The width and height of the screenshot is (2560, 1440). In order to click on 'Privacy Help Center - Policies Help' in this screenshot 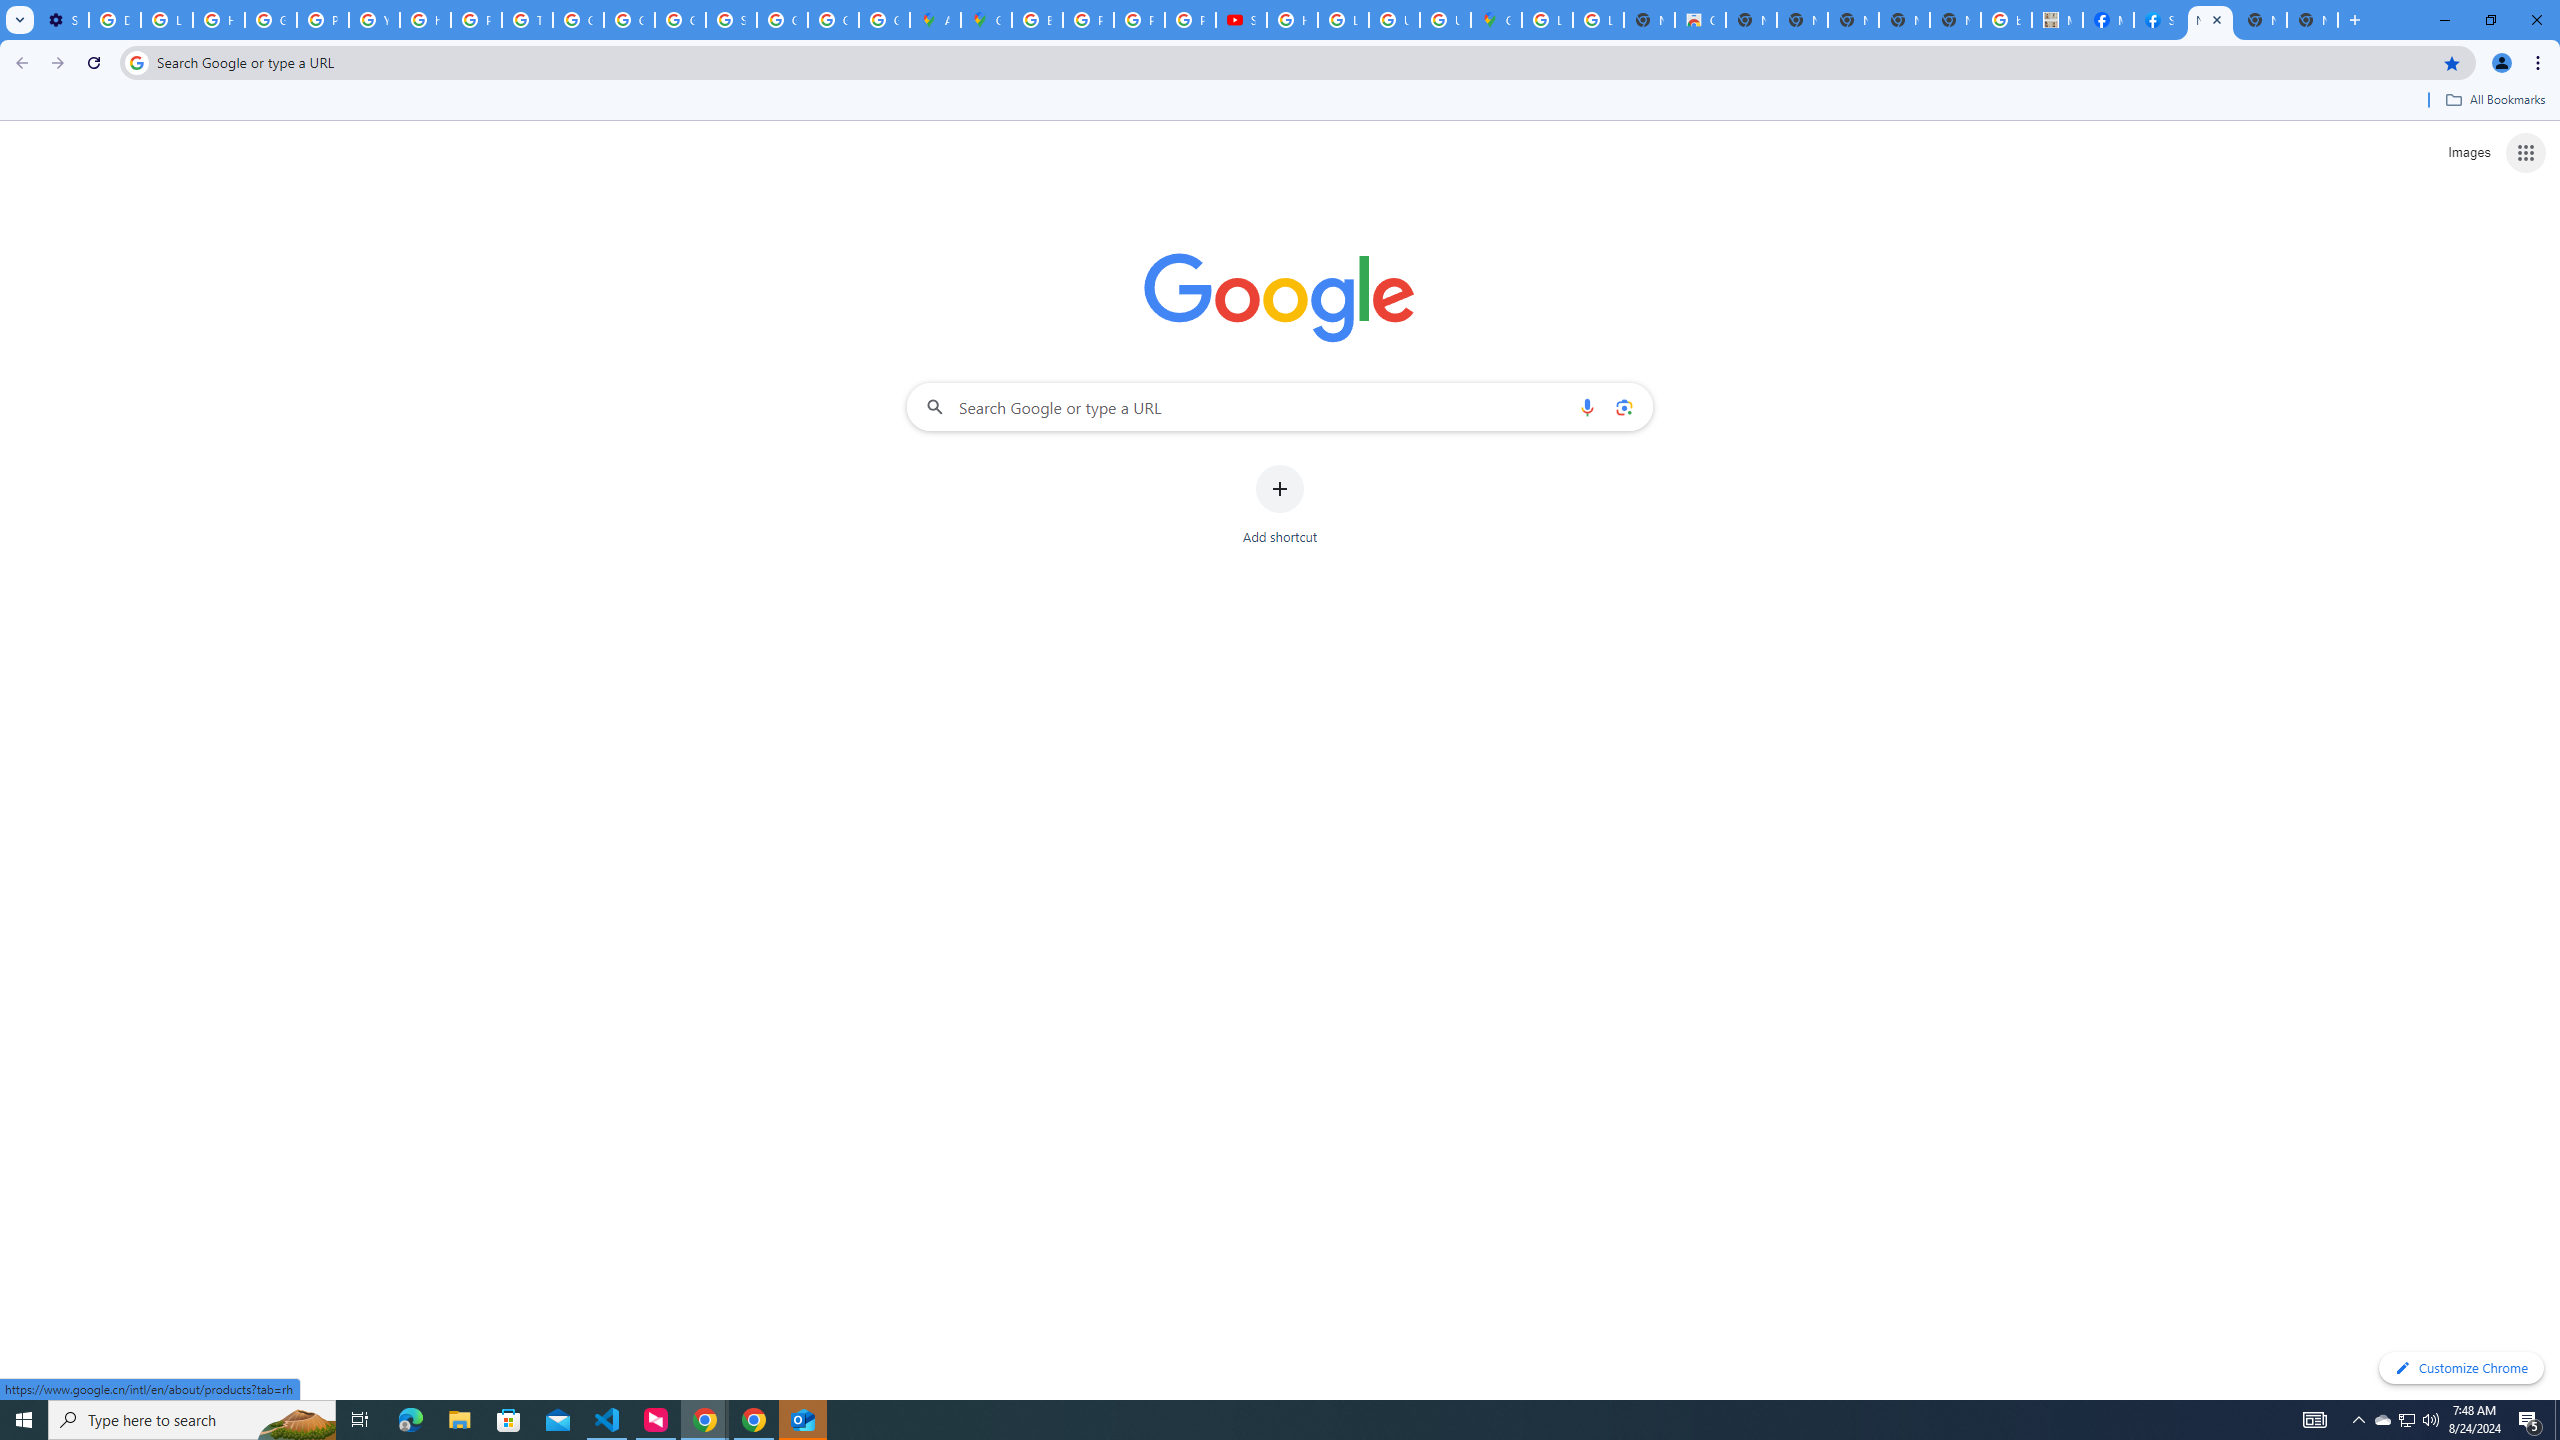, I will do `click(1088, 19)`.